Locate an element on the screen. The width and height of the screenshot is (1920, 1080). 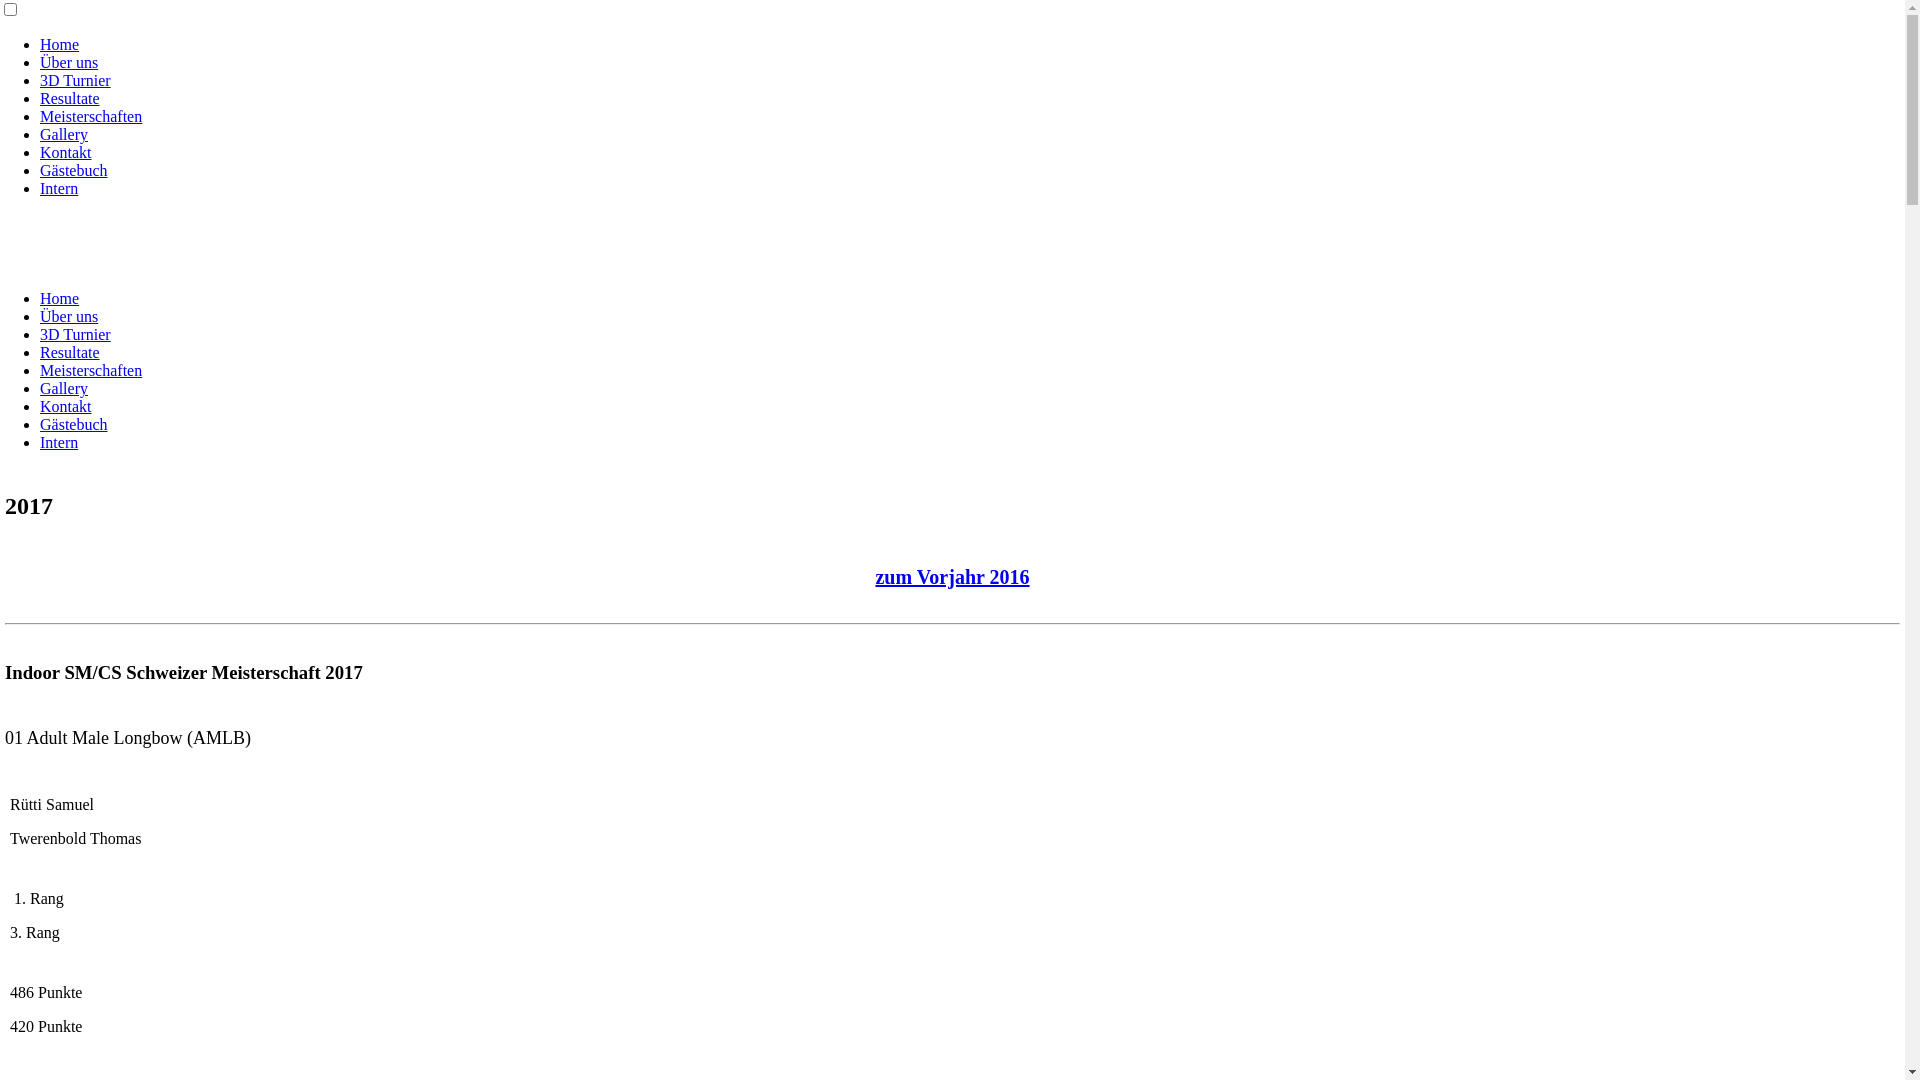
'Resultate' is located at coordinates (70, 351).